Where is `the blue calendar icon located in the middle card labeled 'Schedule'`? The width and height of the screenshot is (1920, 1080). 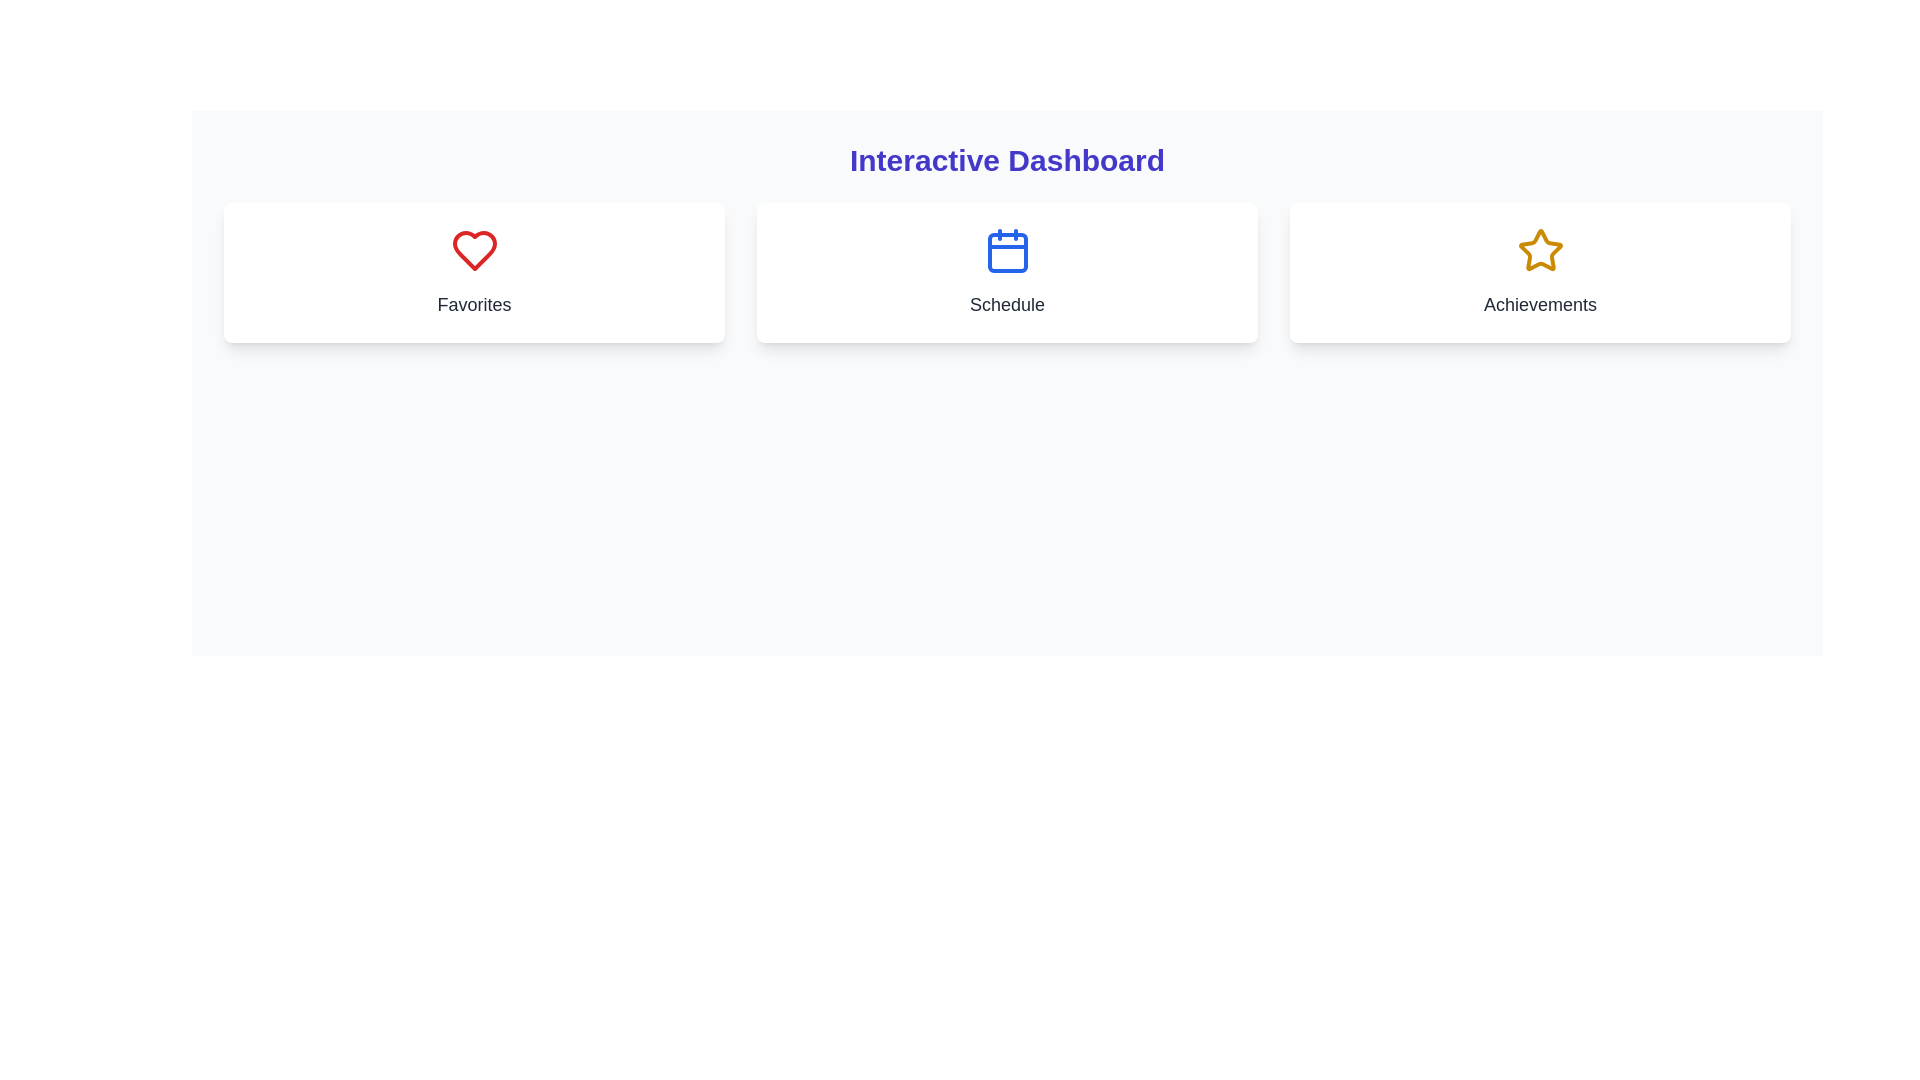
the blue calendar icon located in the middle card labeled 'Schedule' is located at coordinates (1007, 249).